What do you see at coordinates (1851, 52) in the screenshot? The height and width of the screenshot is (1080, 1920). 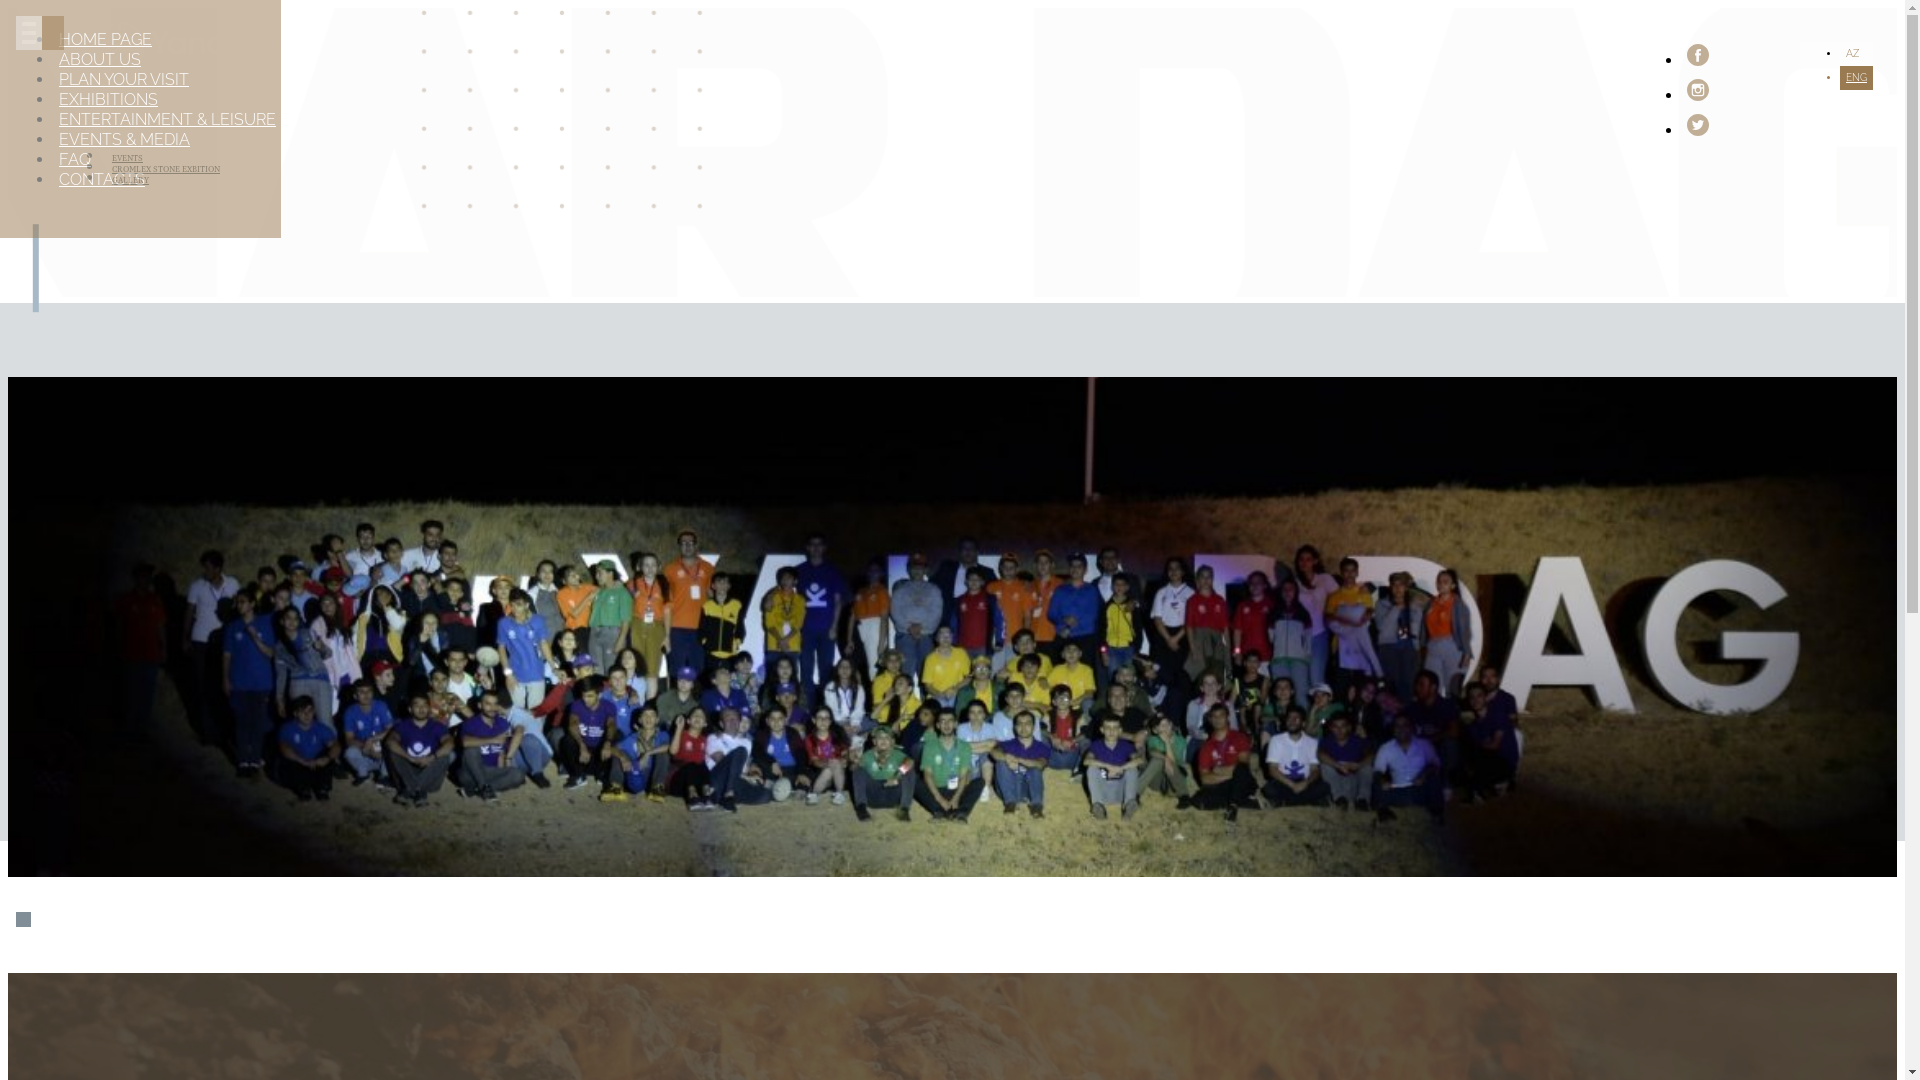 I see `'AZ'` at bounding box center [1851, 52].